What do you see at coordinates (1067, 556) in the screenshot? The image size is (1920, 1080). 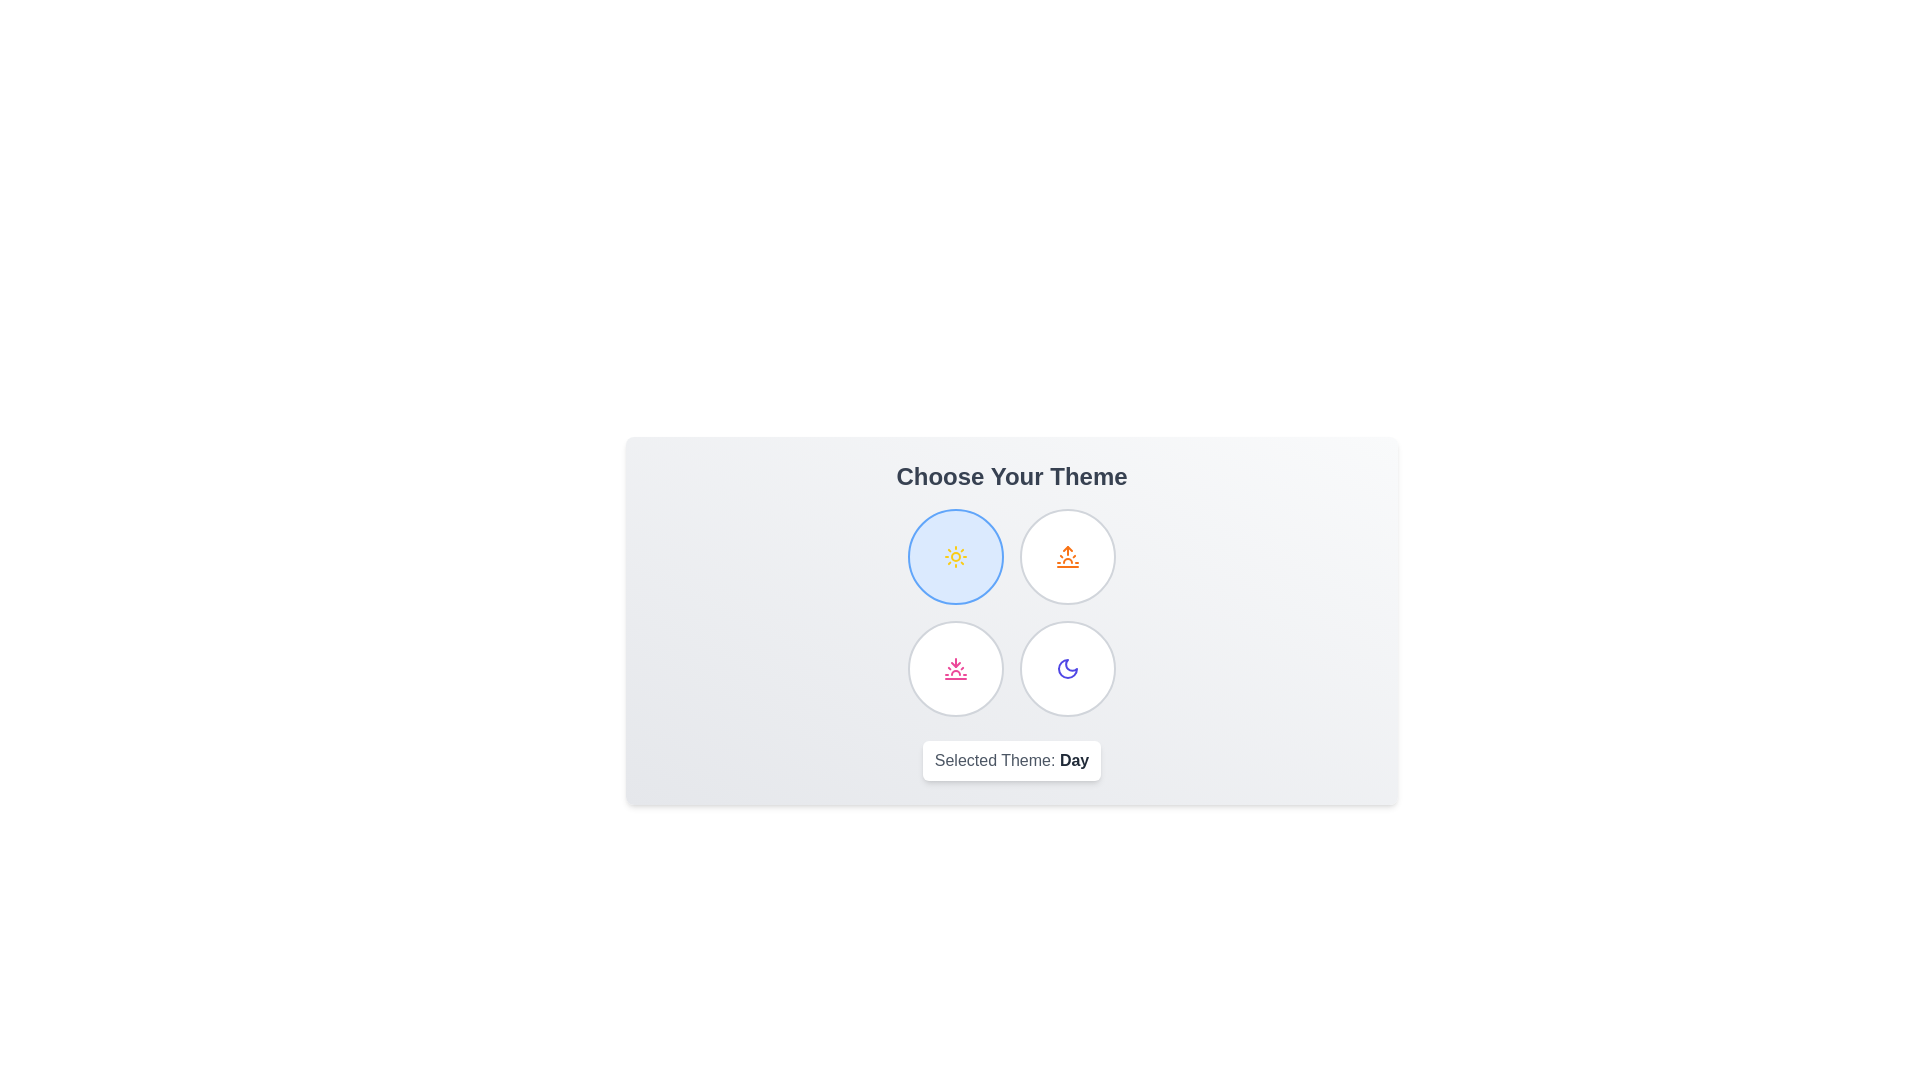 I see `the theme Sunrise by clicking on its respective button` at bounding box center [1067, 556].